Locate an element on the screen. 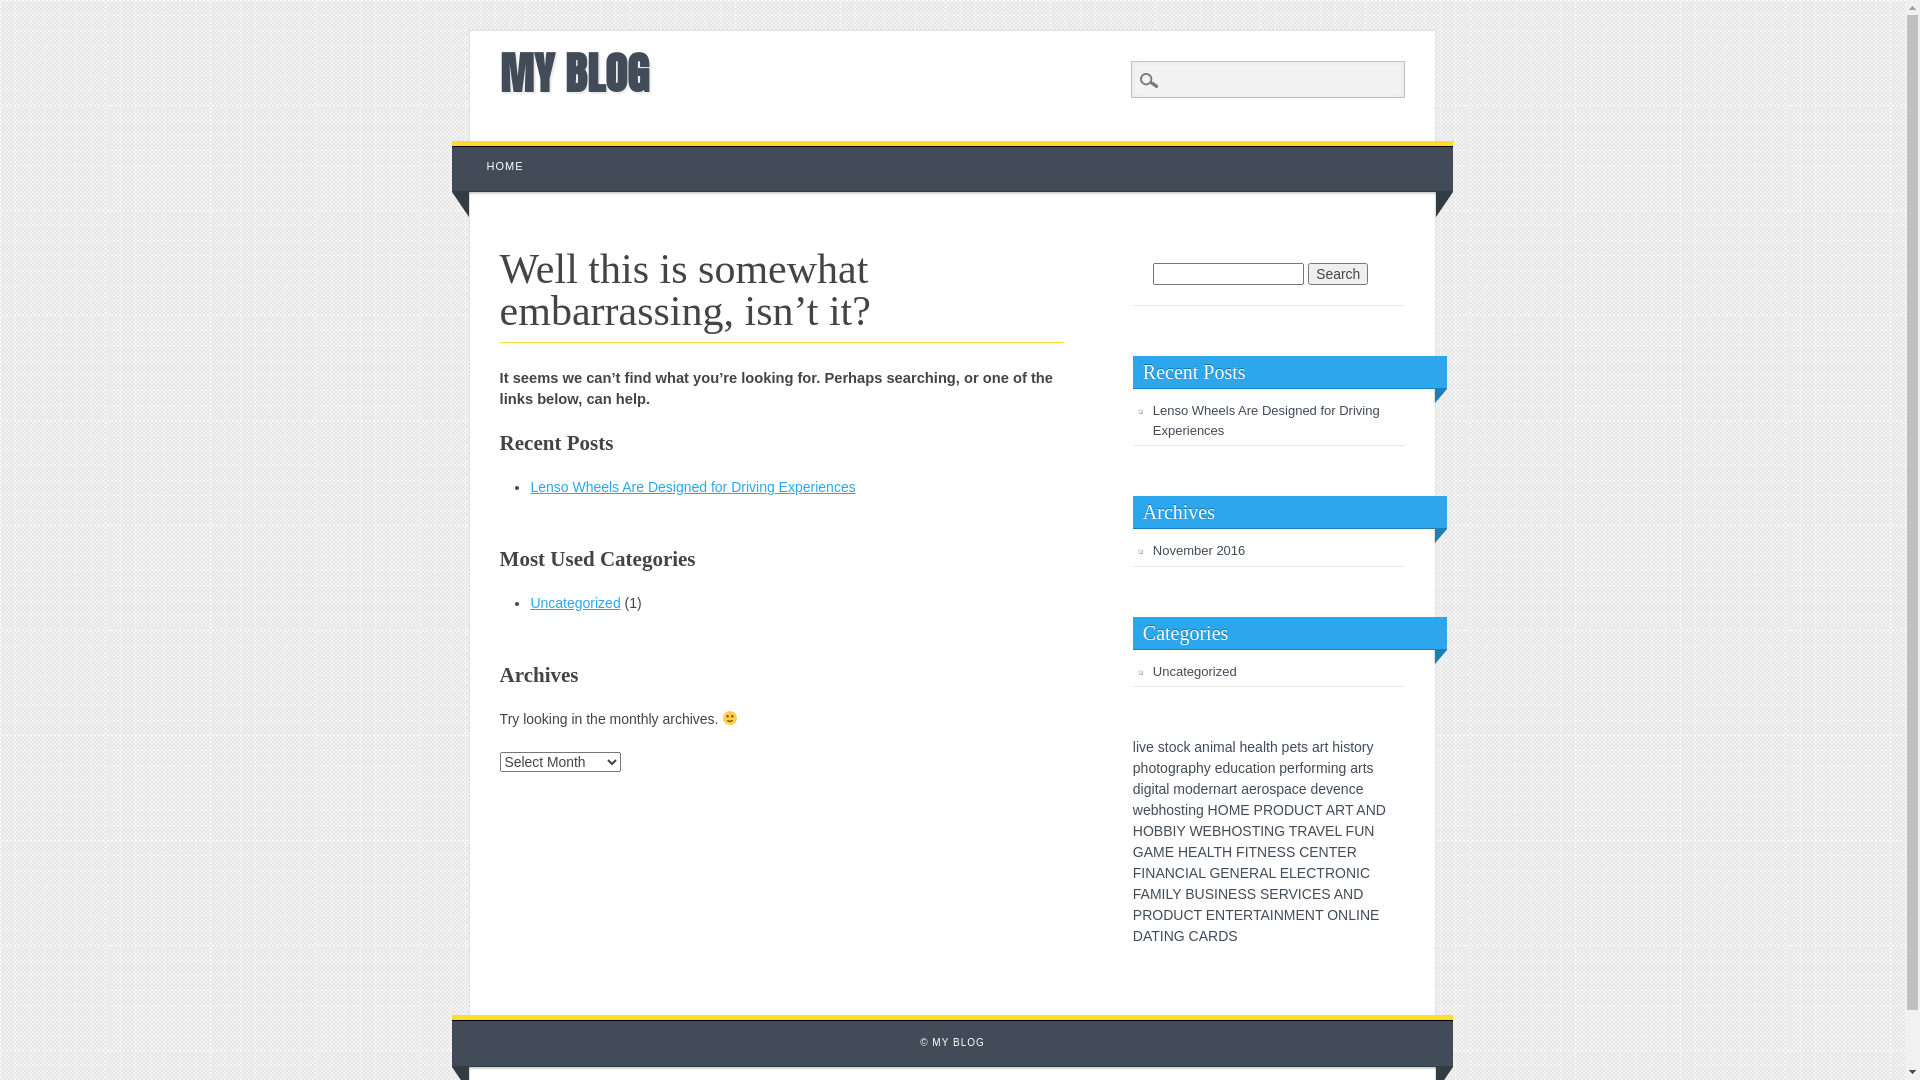 Image resolution: width=1920 pixels, height=1080 pixels. 'E' is located at coordinates (1169, 852).